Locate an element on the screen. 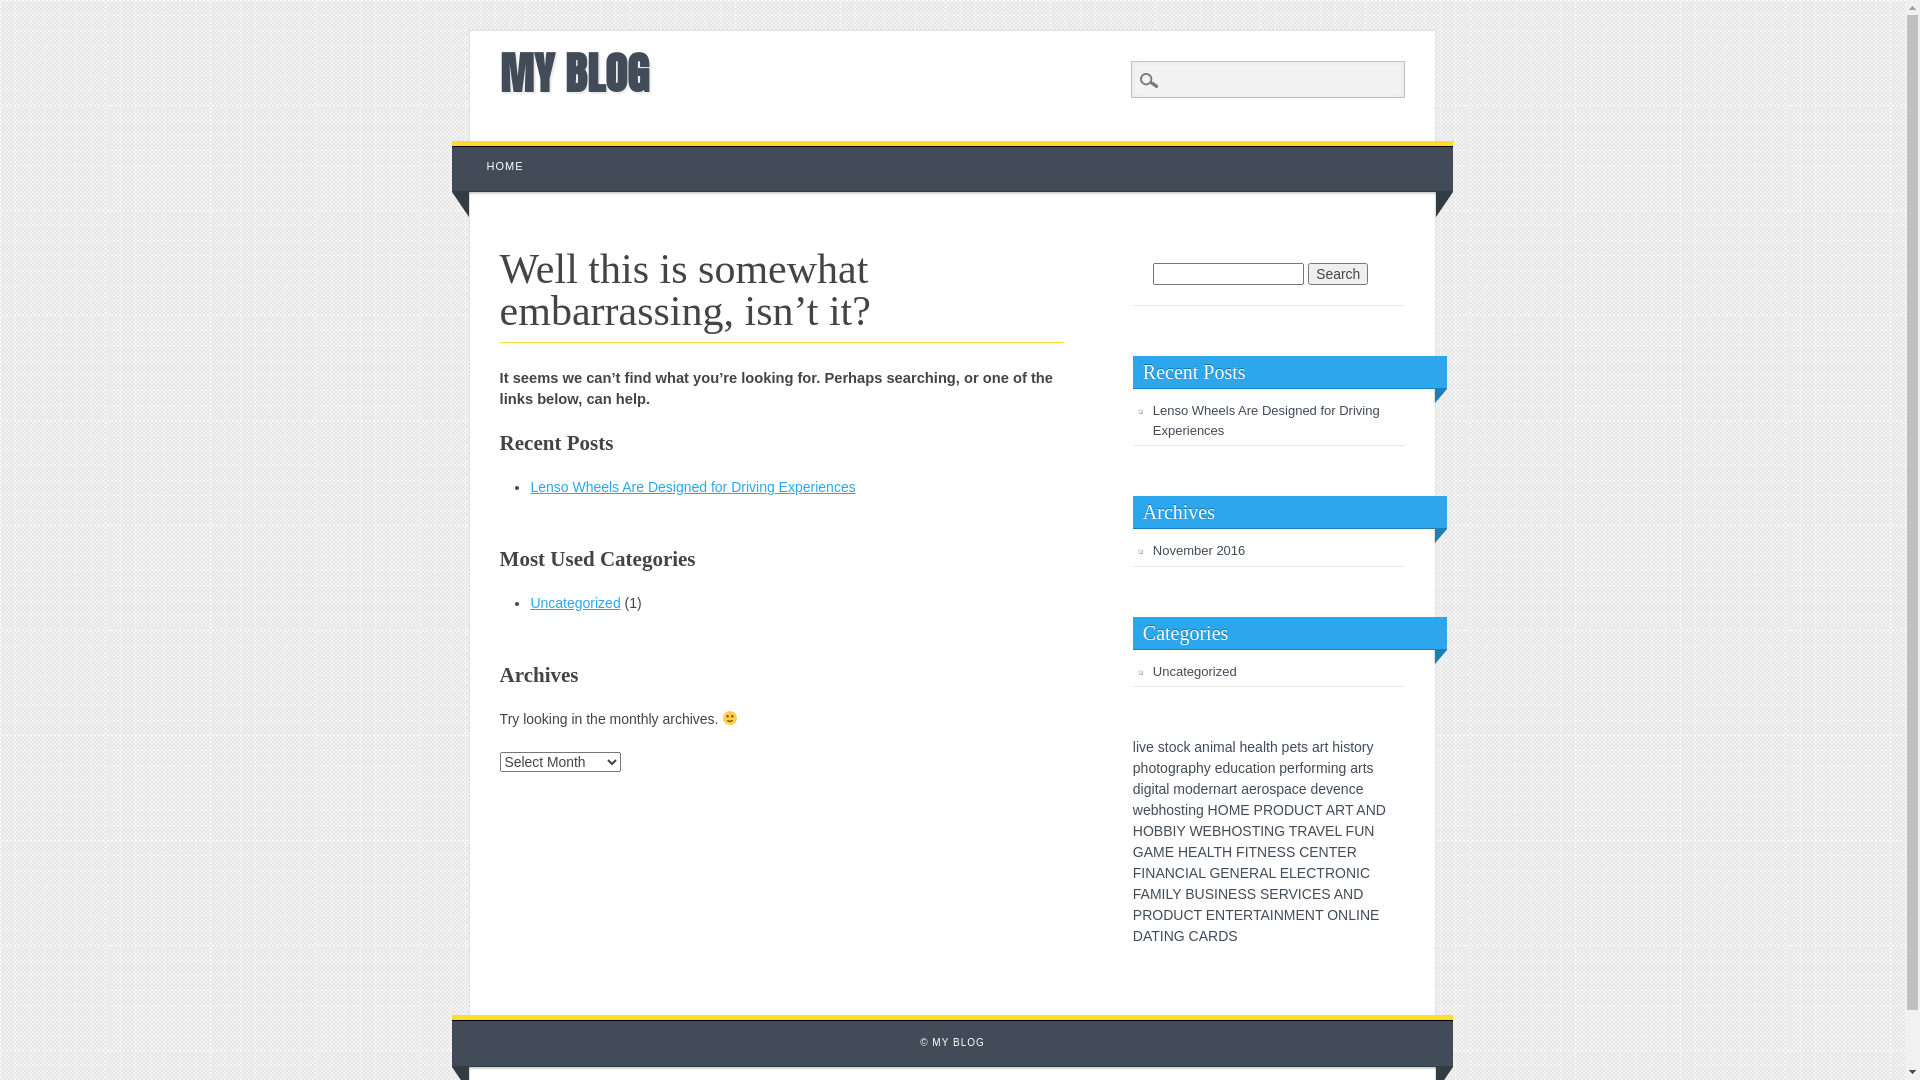 Image resolution: width=1920 pixels, height=1080 pixels. 'E' is located at coordinates (1169, 852).